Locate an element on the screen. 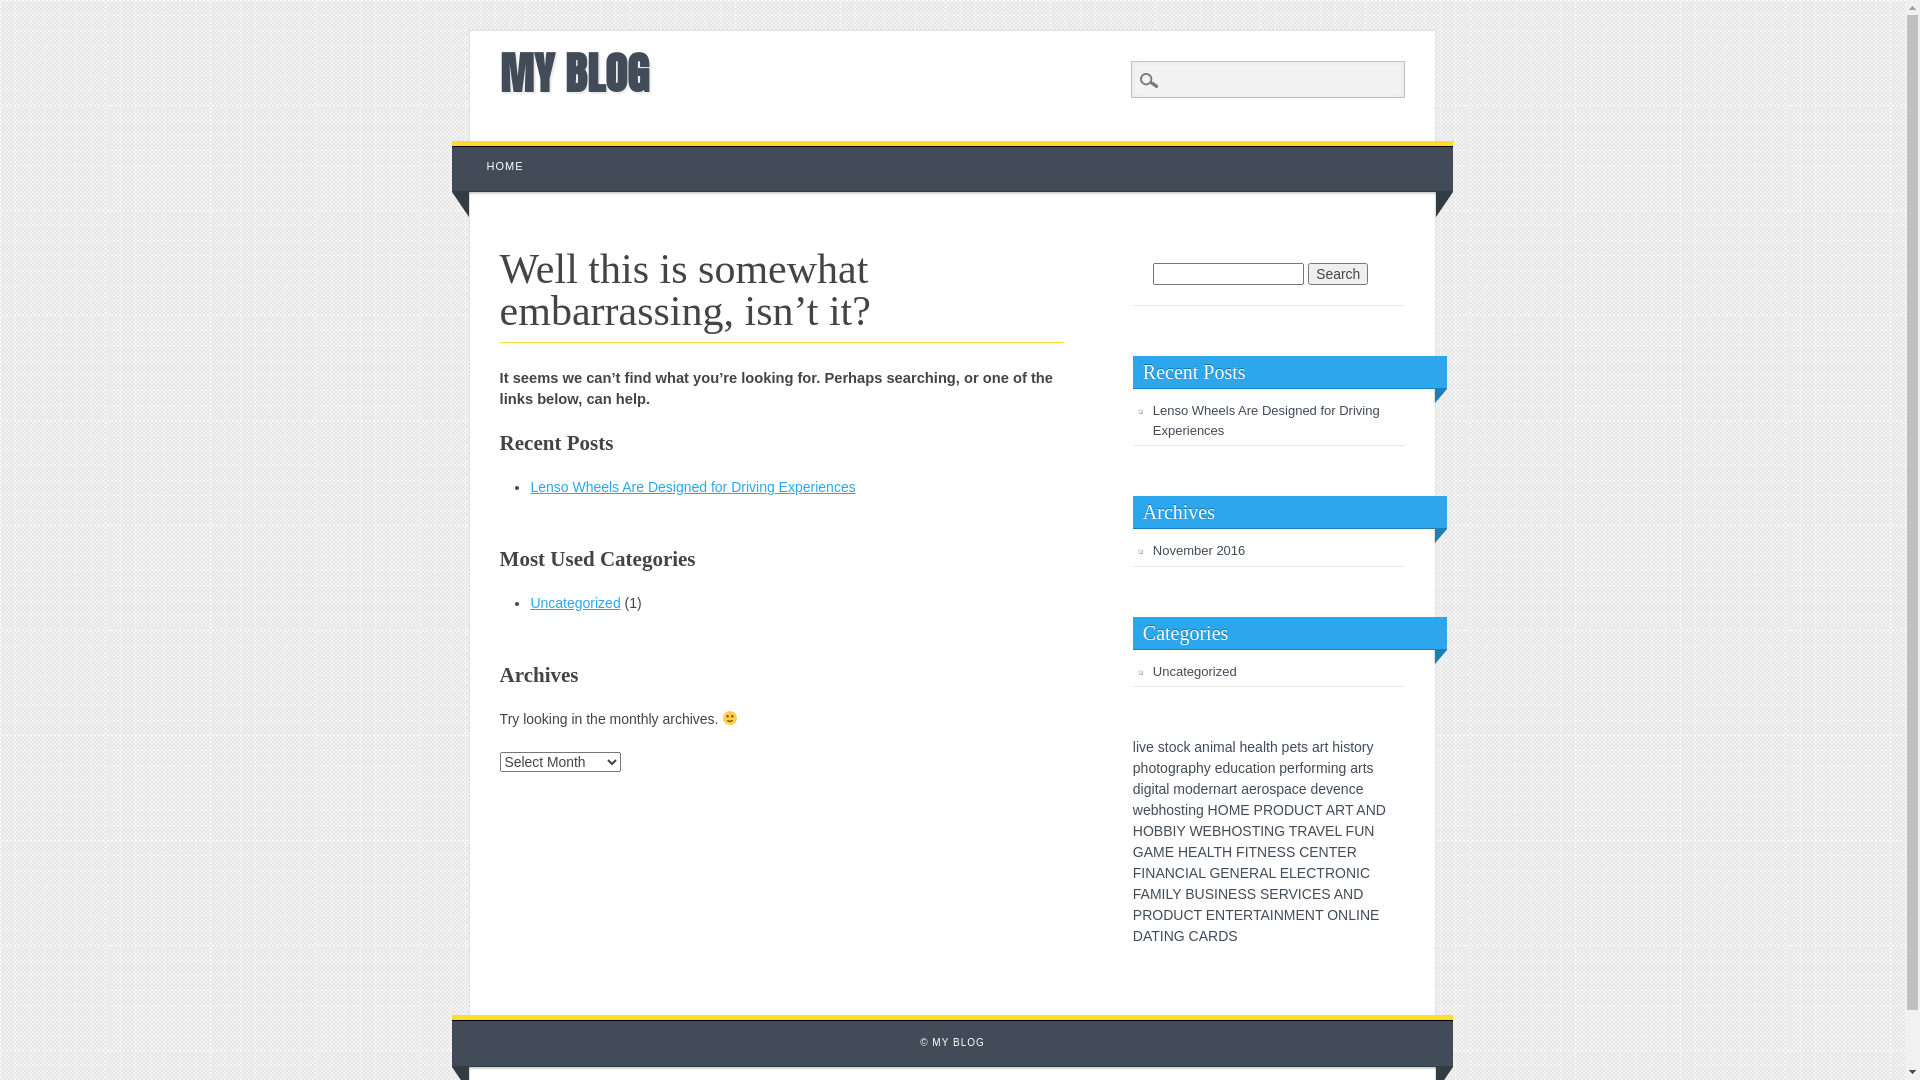 Image resolution: width=1920 pixels, height=1080 pixels. 'E' is located at coordinates (1169, 852).